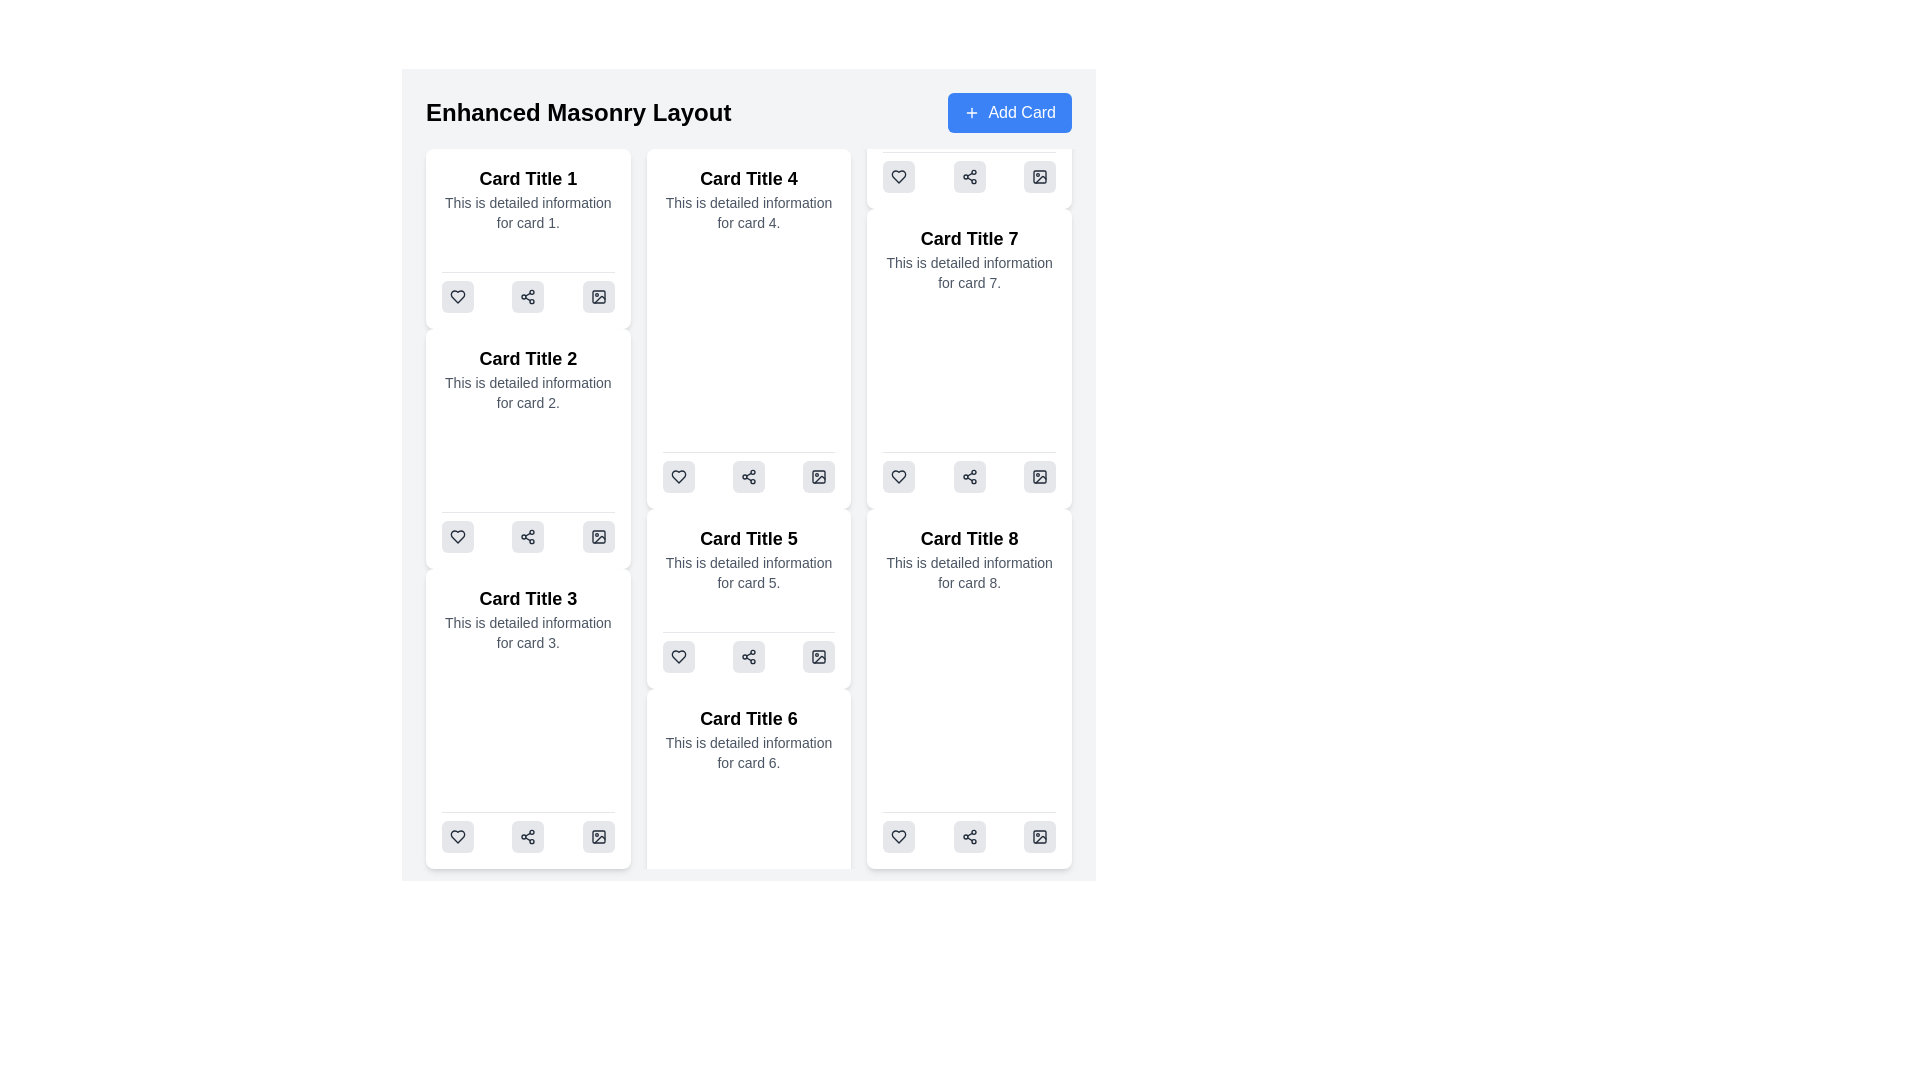 Image resolution: width=1920 pixels, height=1080 pixels. Describe the element at coordinates (898, 837) in the screenshot. I see `the leftmost 'like' icon in the footer section of 'Card Title 8'` at that location.